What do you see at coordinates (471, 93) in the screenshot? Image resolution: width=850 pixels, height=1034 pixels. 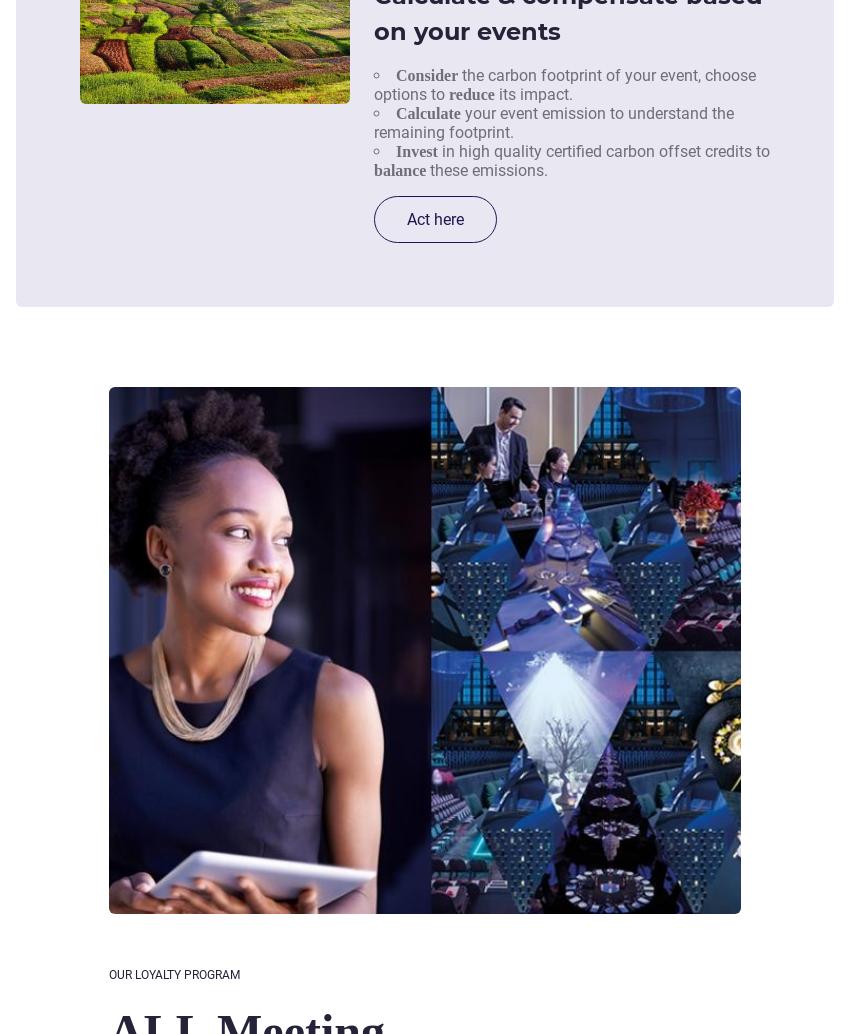 I see `'reduce'` at bounding box center [471, 93].